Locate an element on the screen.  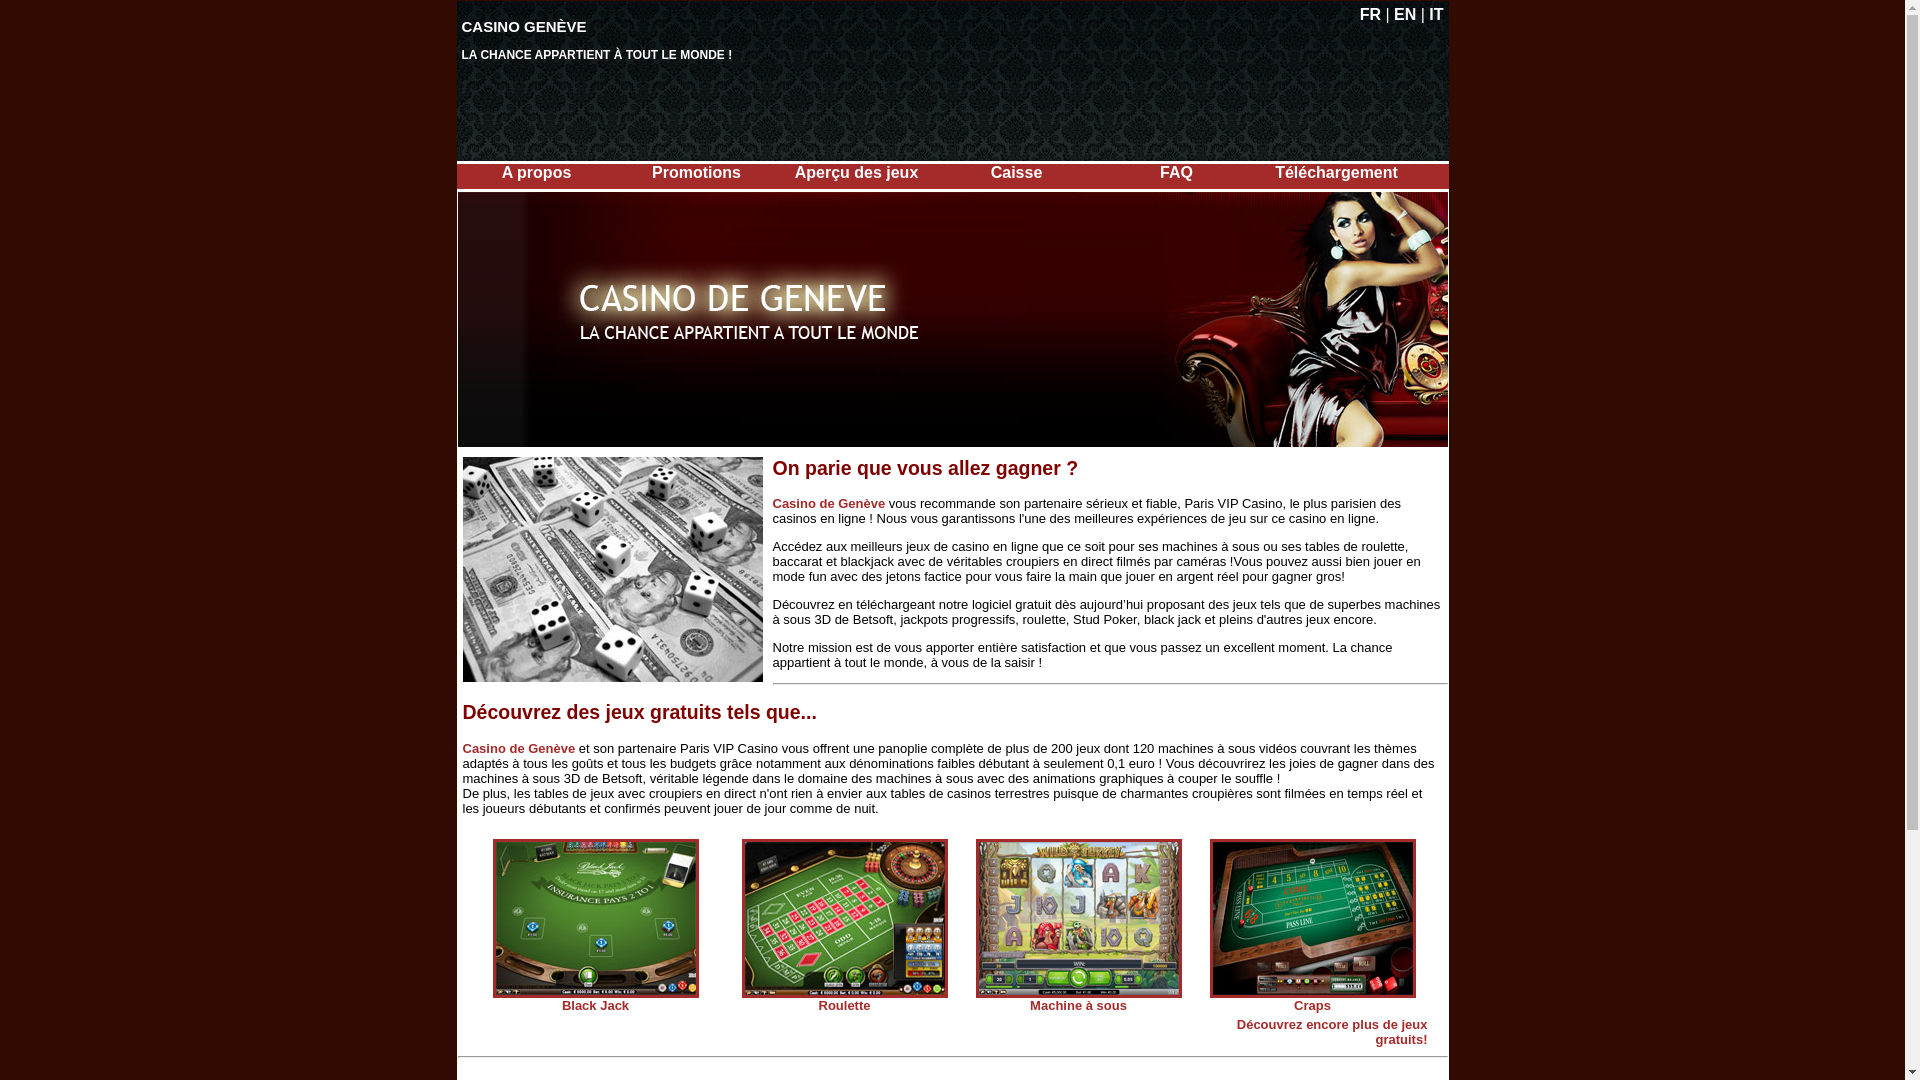
'A propos' is located at coordinates (537, 171).